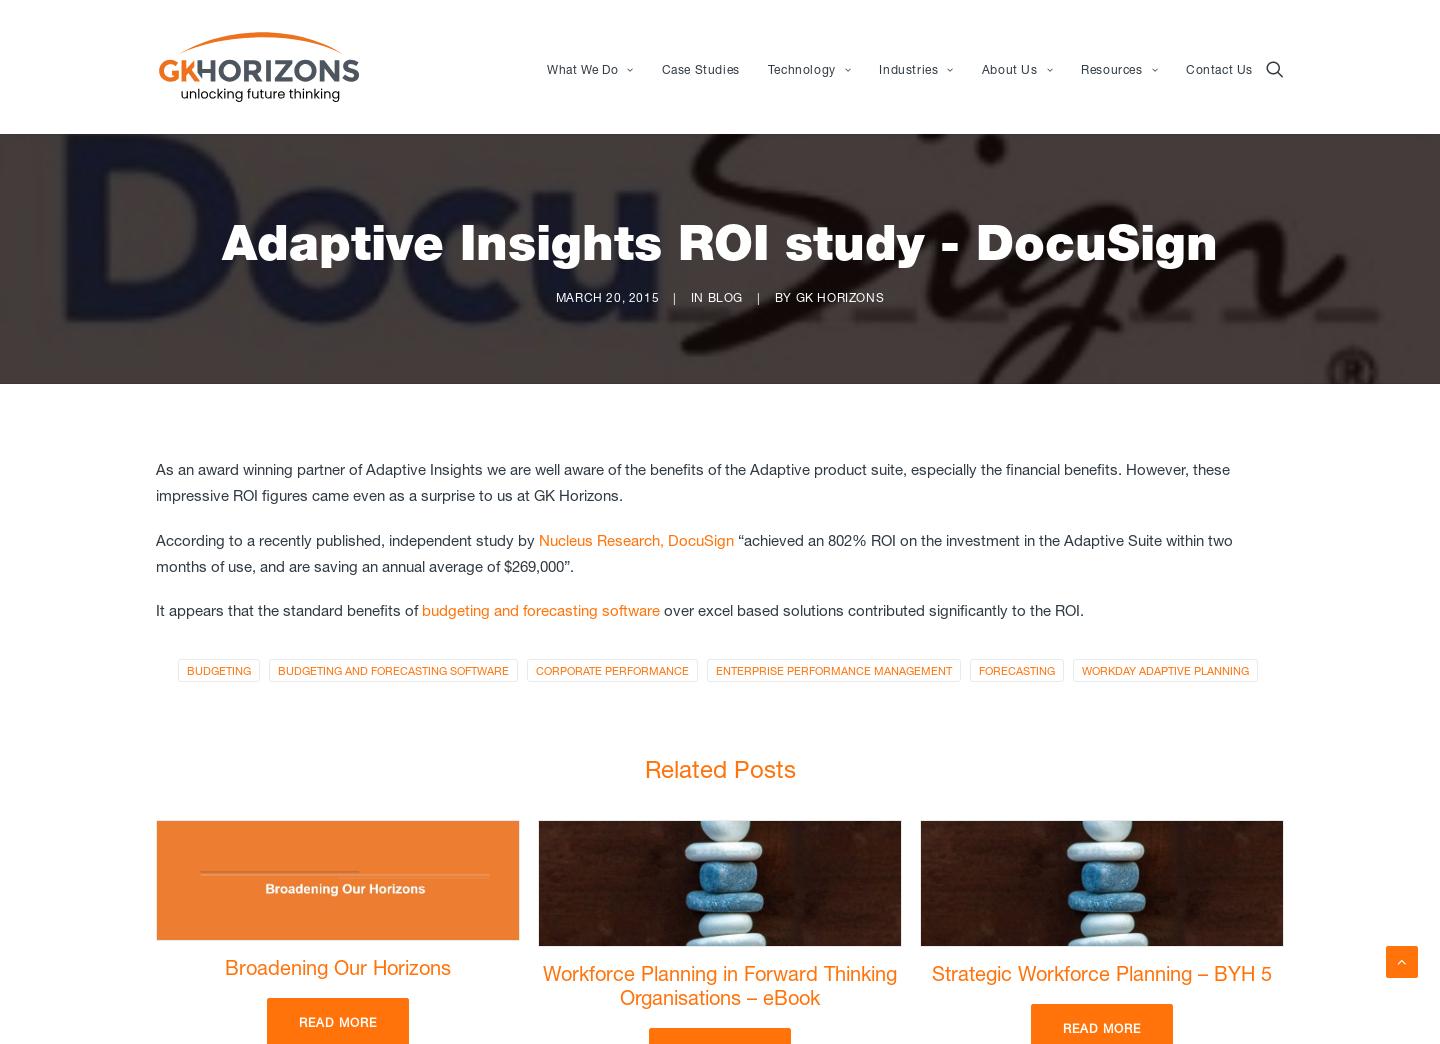  What do you see at coordinates (694, 550) in the screenshot?
I see `'“achieved an 802% ROI on the investment in the Adaptive Suite within two months of use, and are saving an annual average of $269,000”.'` at bounding box center [694, 550].